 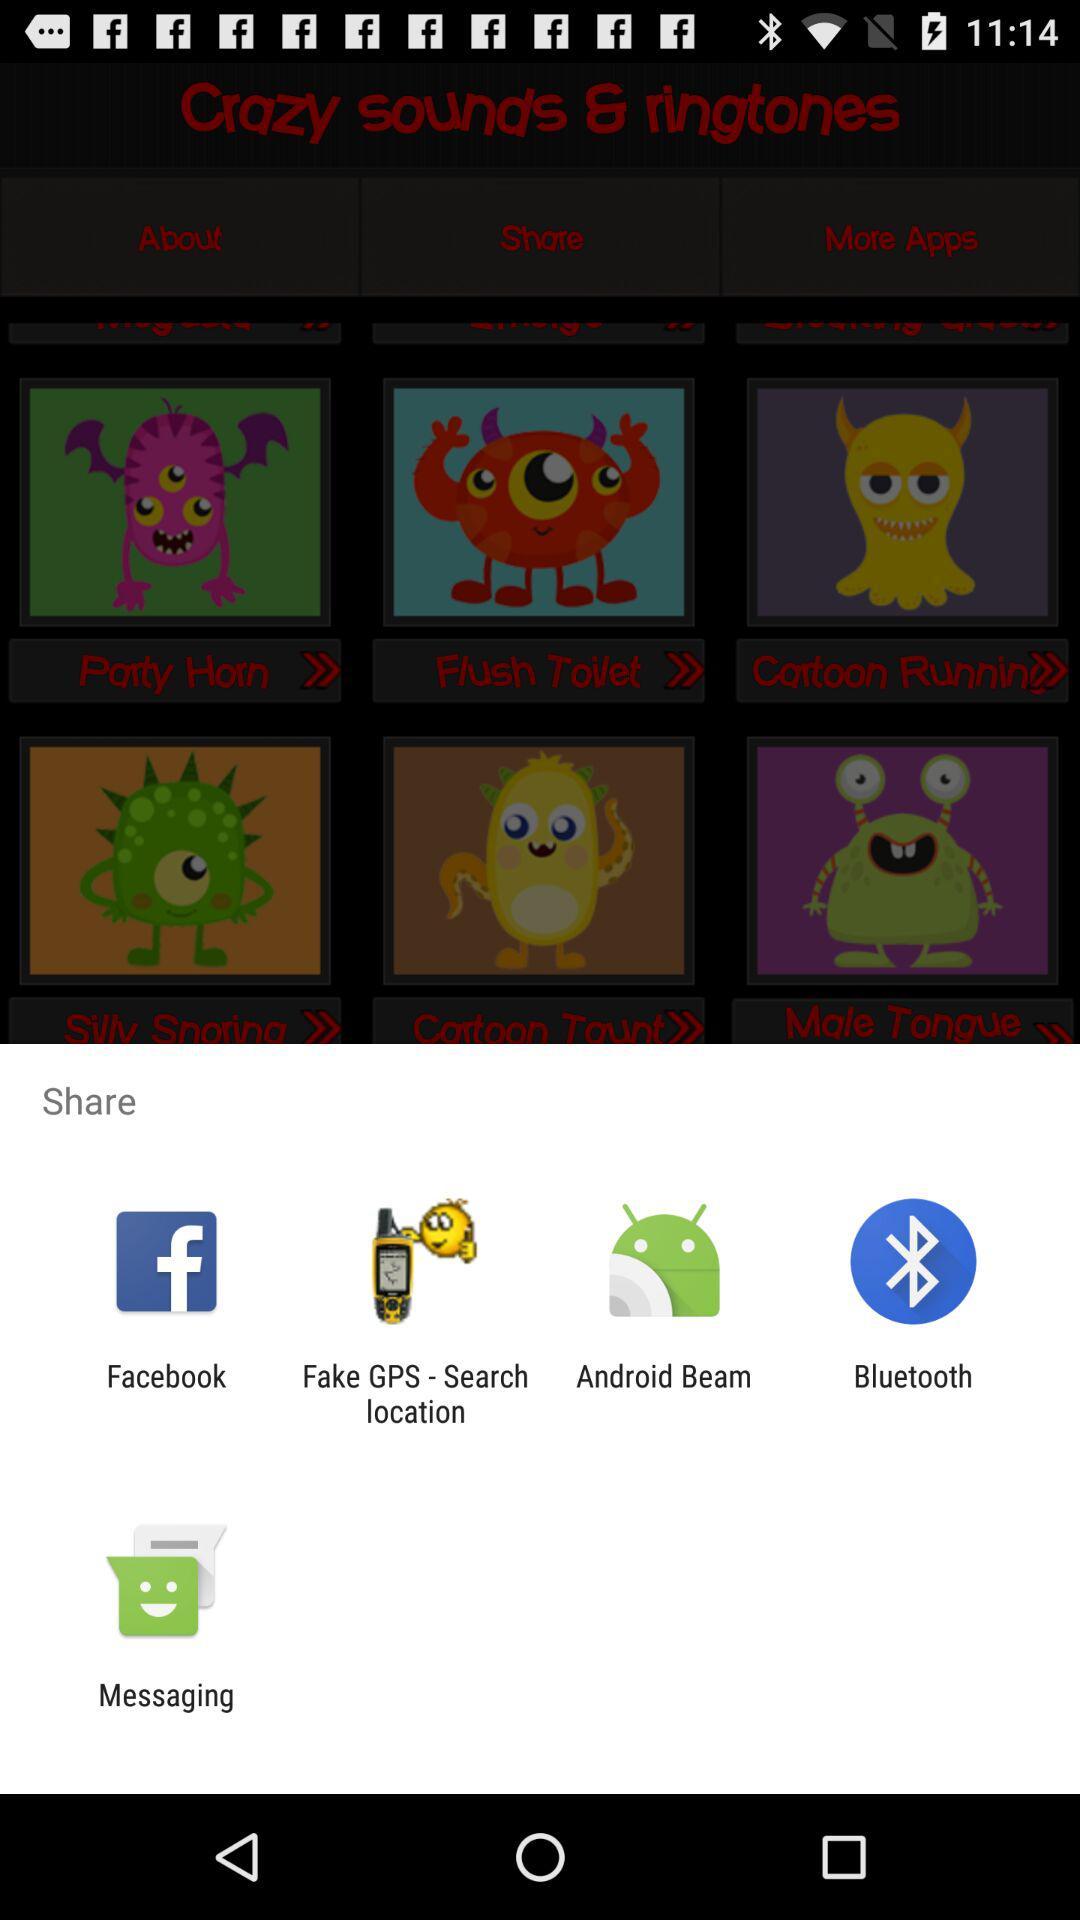 I want to click on icon next to android beam icon, so click(x=414, y=1392).